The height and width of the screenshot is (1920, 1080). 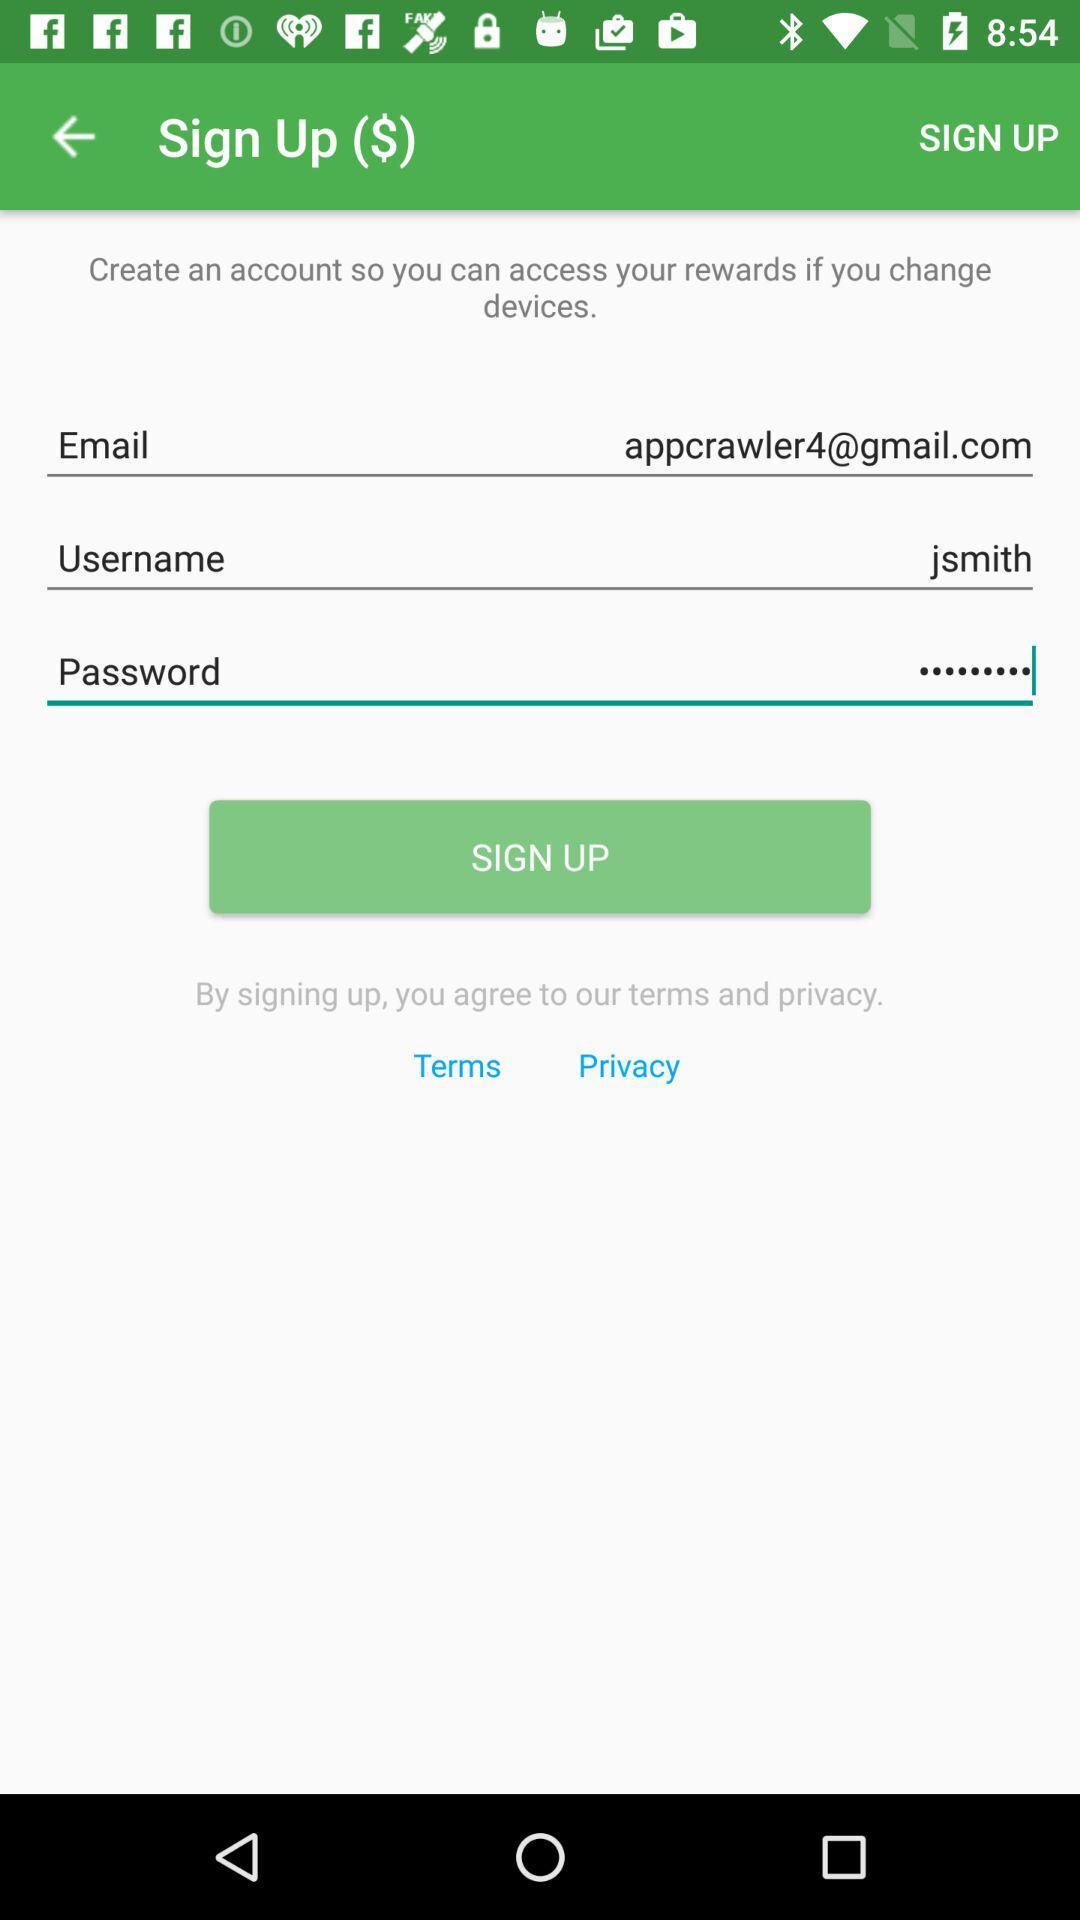 What do you see at coordinates (540, 553) in the screenshot?
I see `icon above crowd3116 icon` at bounding box center [540, 553].